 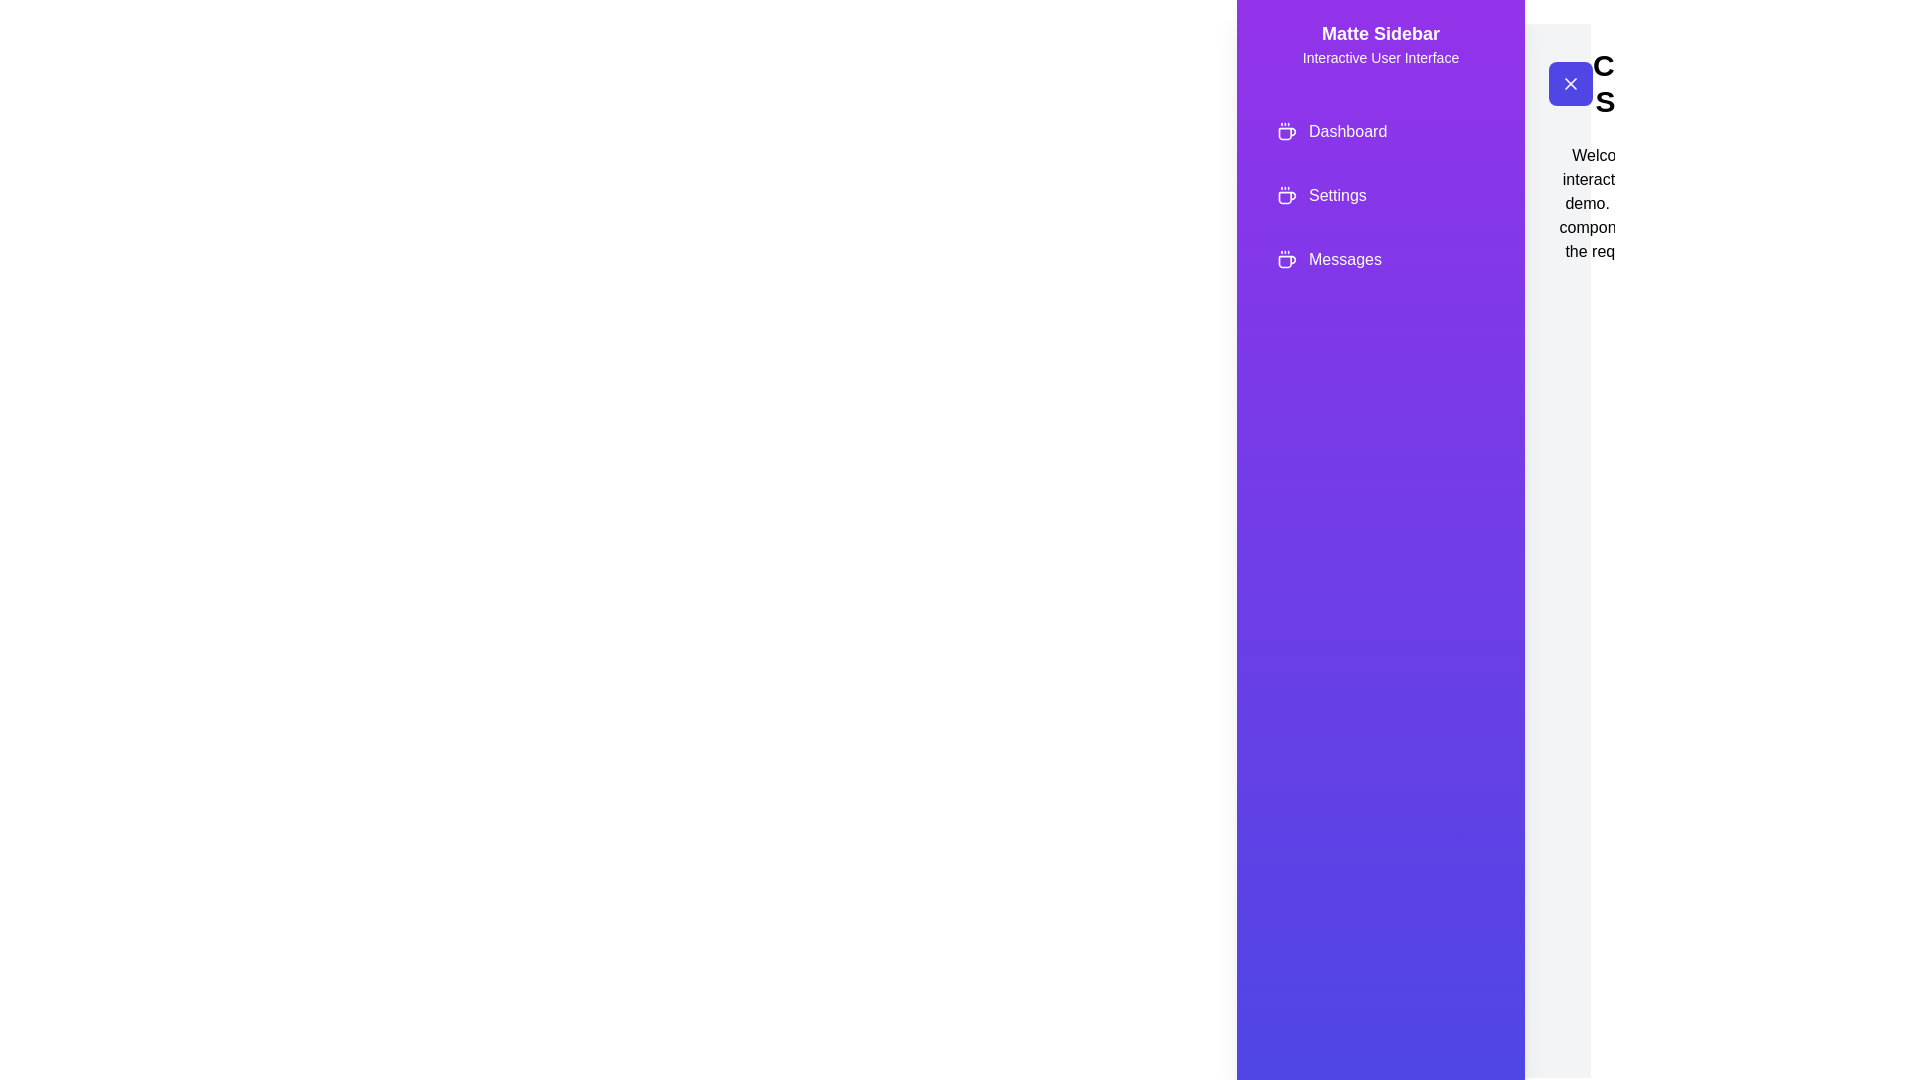 I want to click on the 'Dashboard' button, which has a purple background, a coffee cup icon on the left, and is the first item in the sidebar menu, so click(x=1380, y=131).